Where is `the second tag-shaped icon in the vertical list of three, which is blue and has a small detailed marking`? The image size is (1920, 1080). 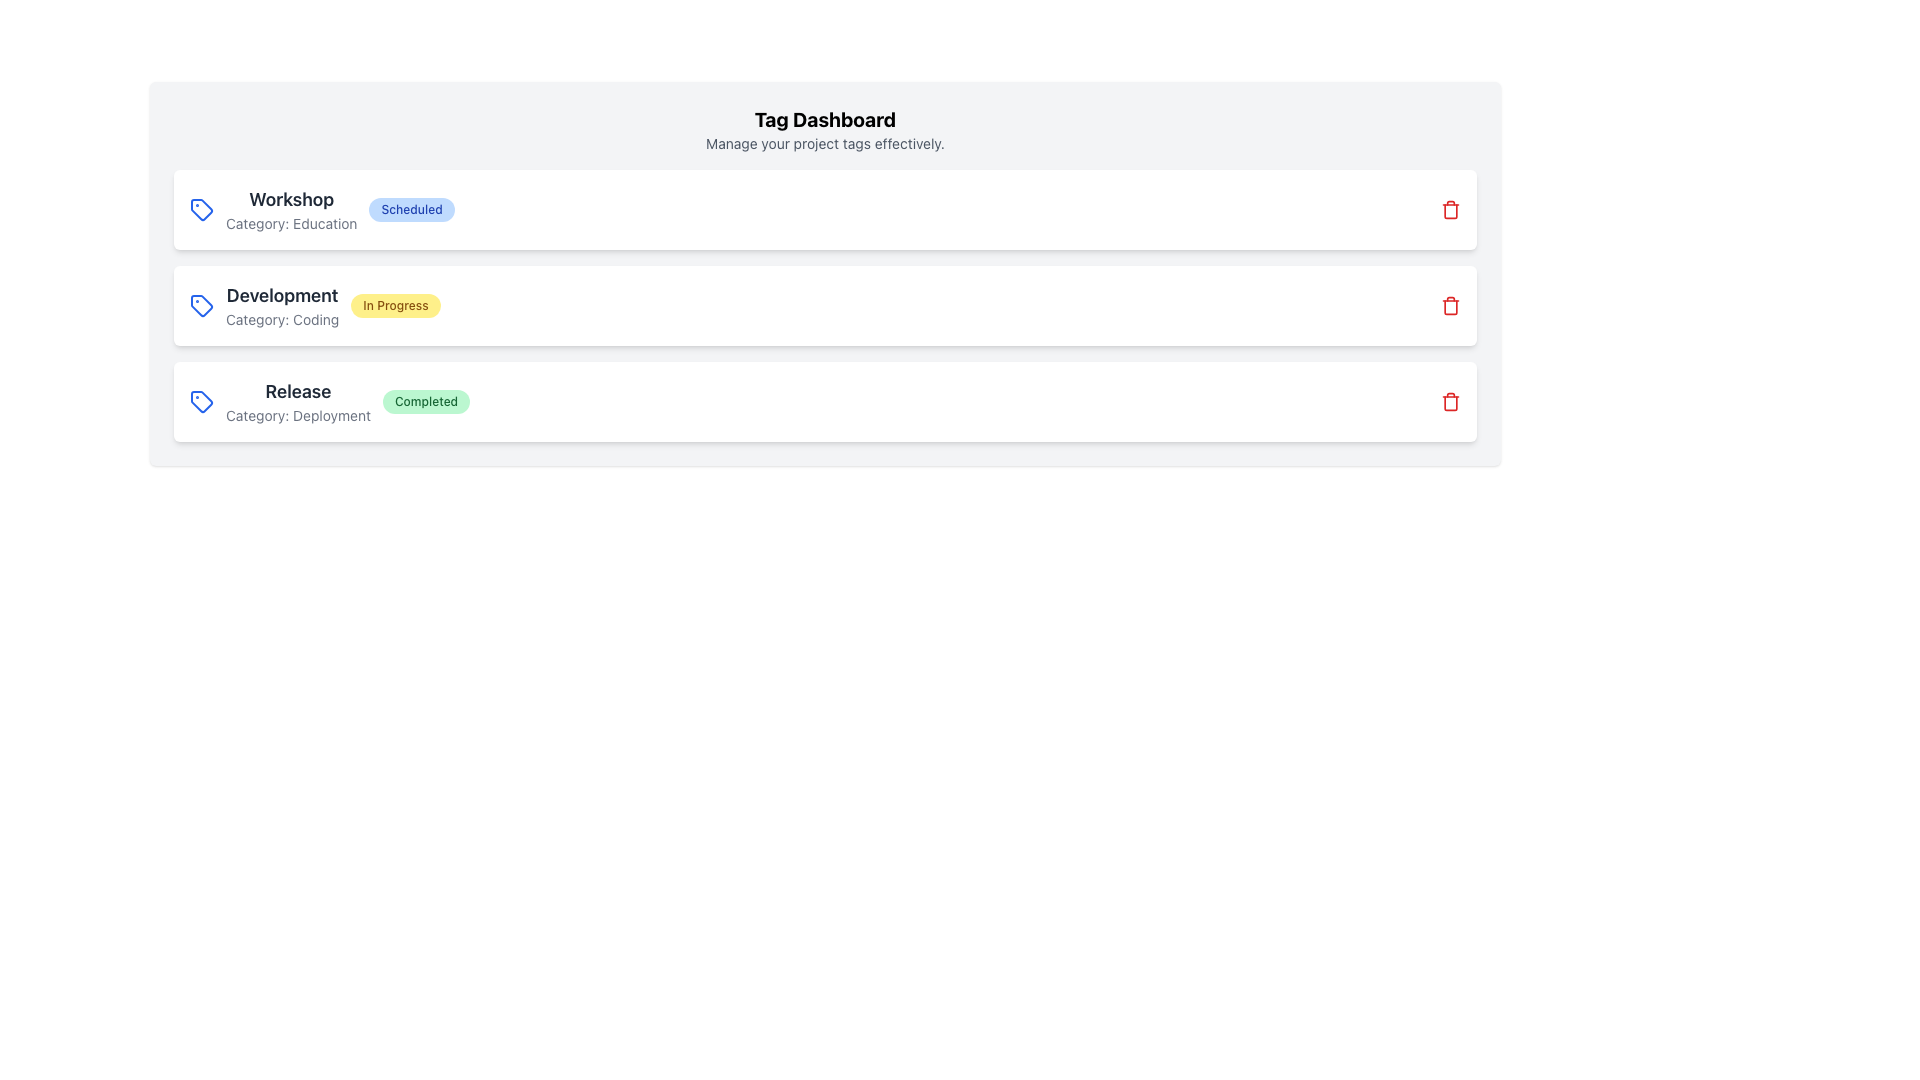
the second tag-shaped icon in the vertical list of three, which is blue and has a small detailed marking is located at coordinates (201, 305).